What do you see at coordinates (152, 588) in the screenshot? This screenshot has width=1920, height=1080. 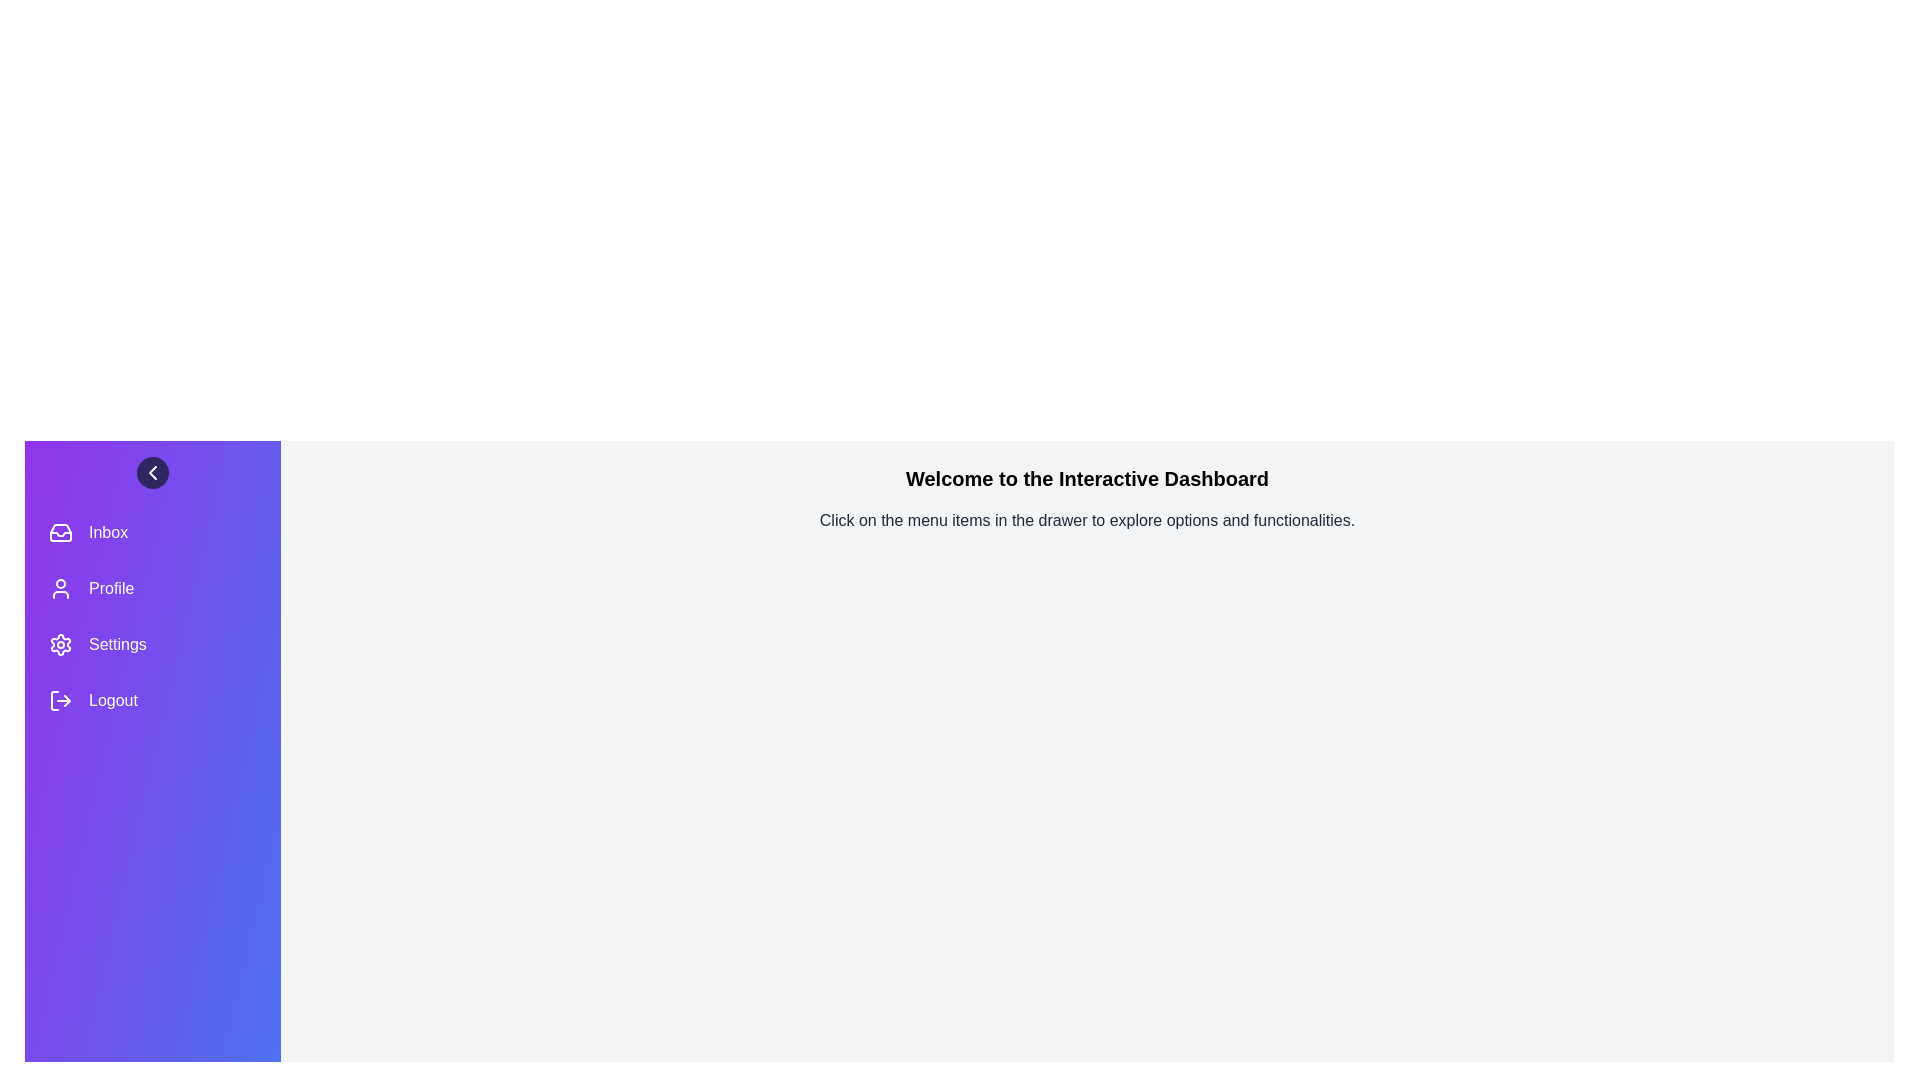 I see `the menu item labeled Profile to observe its hover effect` at bounding box center [152, 588].